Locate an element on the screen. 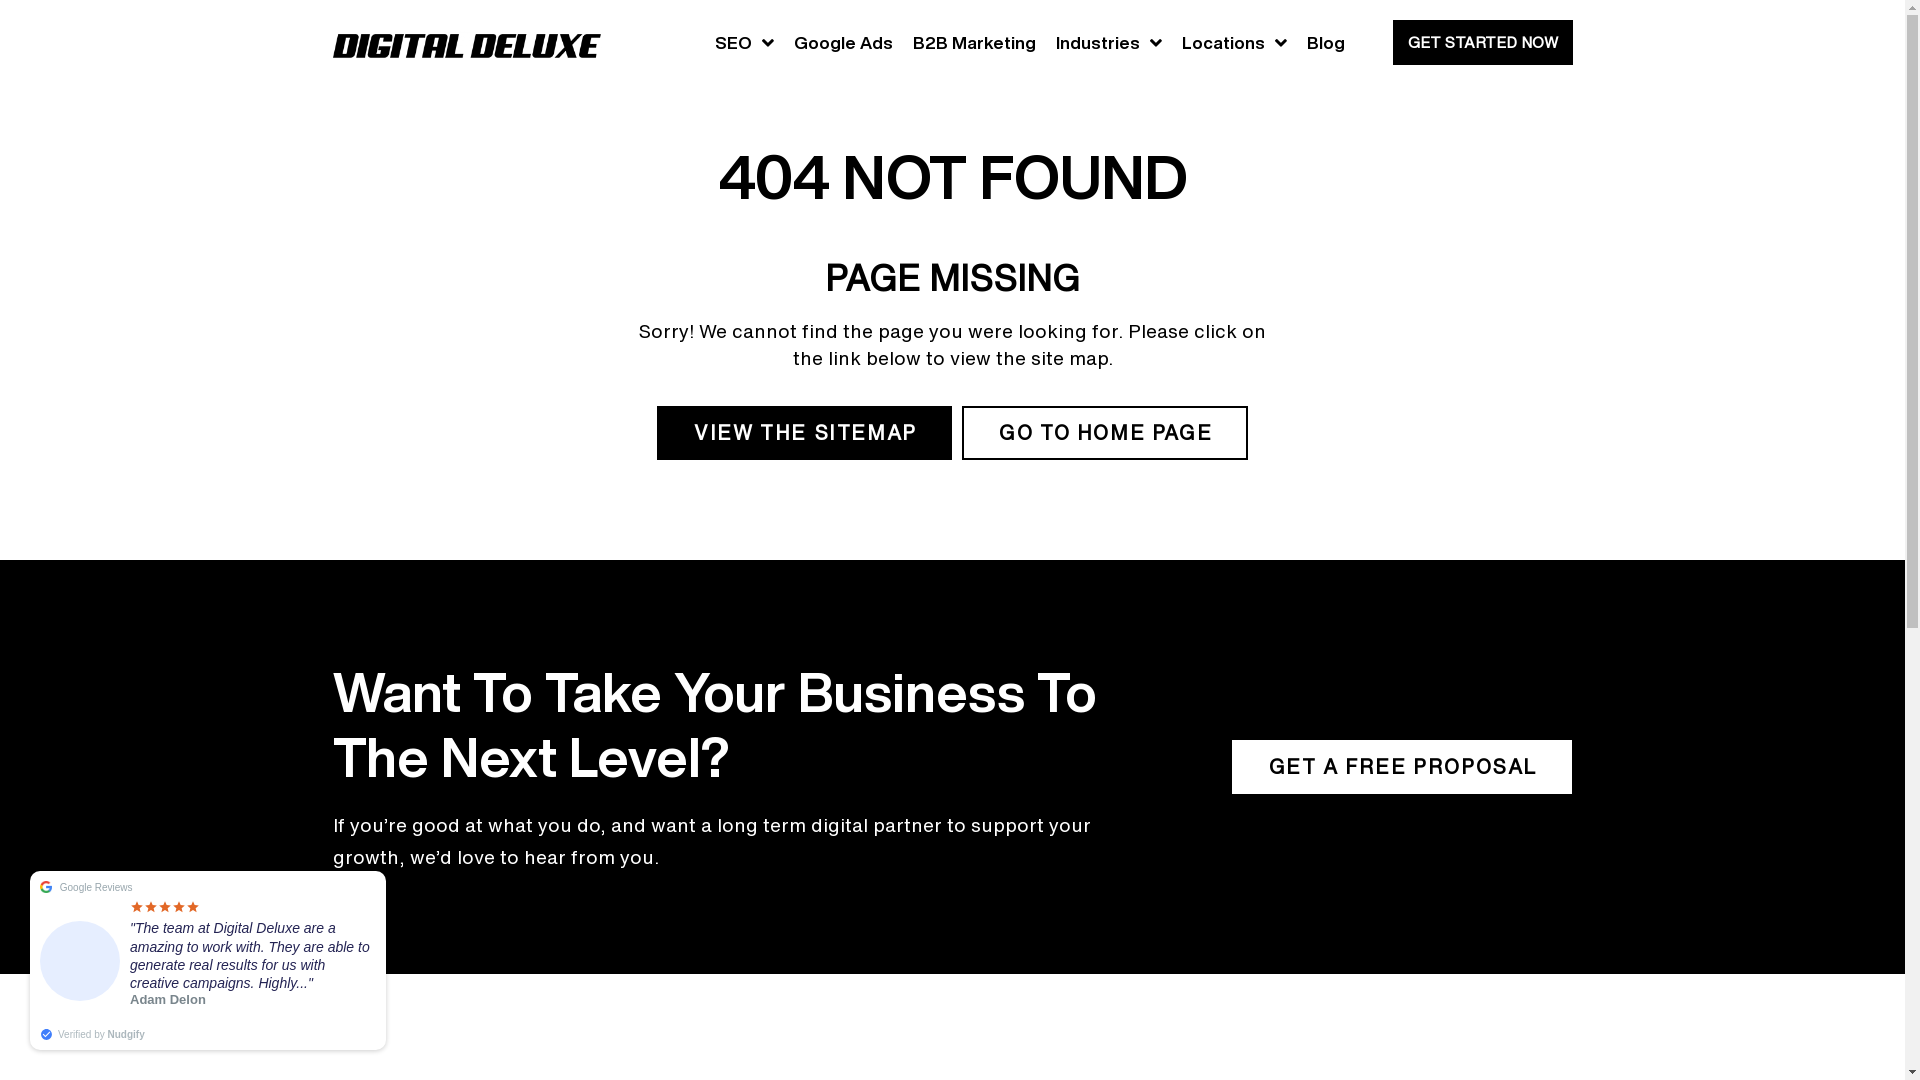 The height and width of the screenshot is (1080, 1920). 'GO TO HOME PAGE' is located at coordinates (1103, 431).